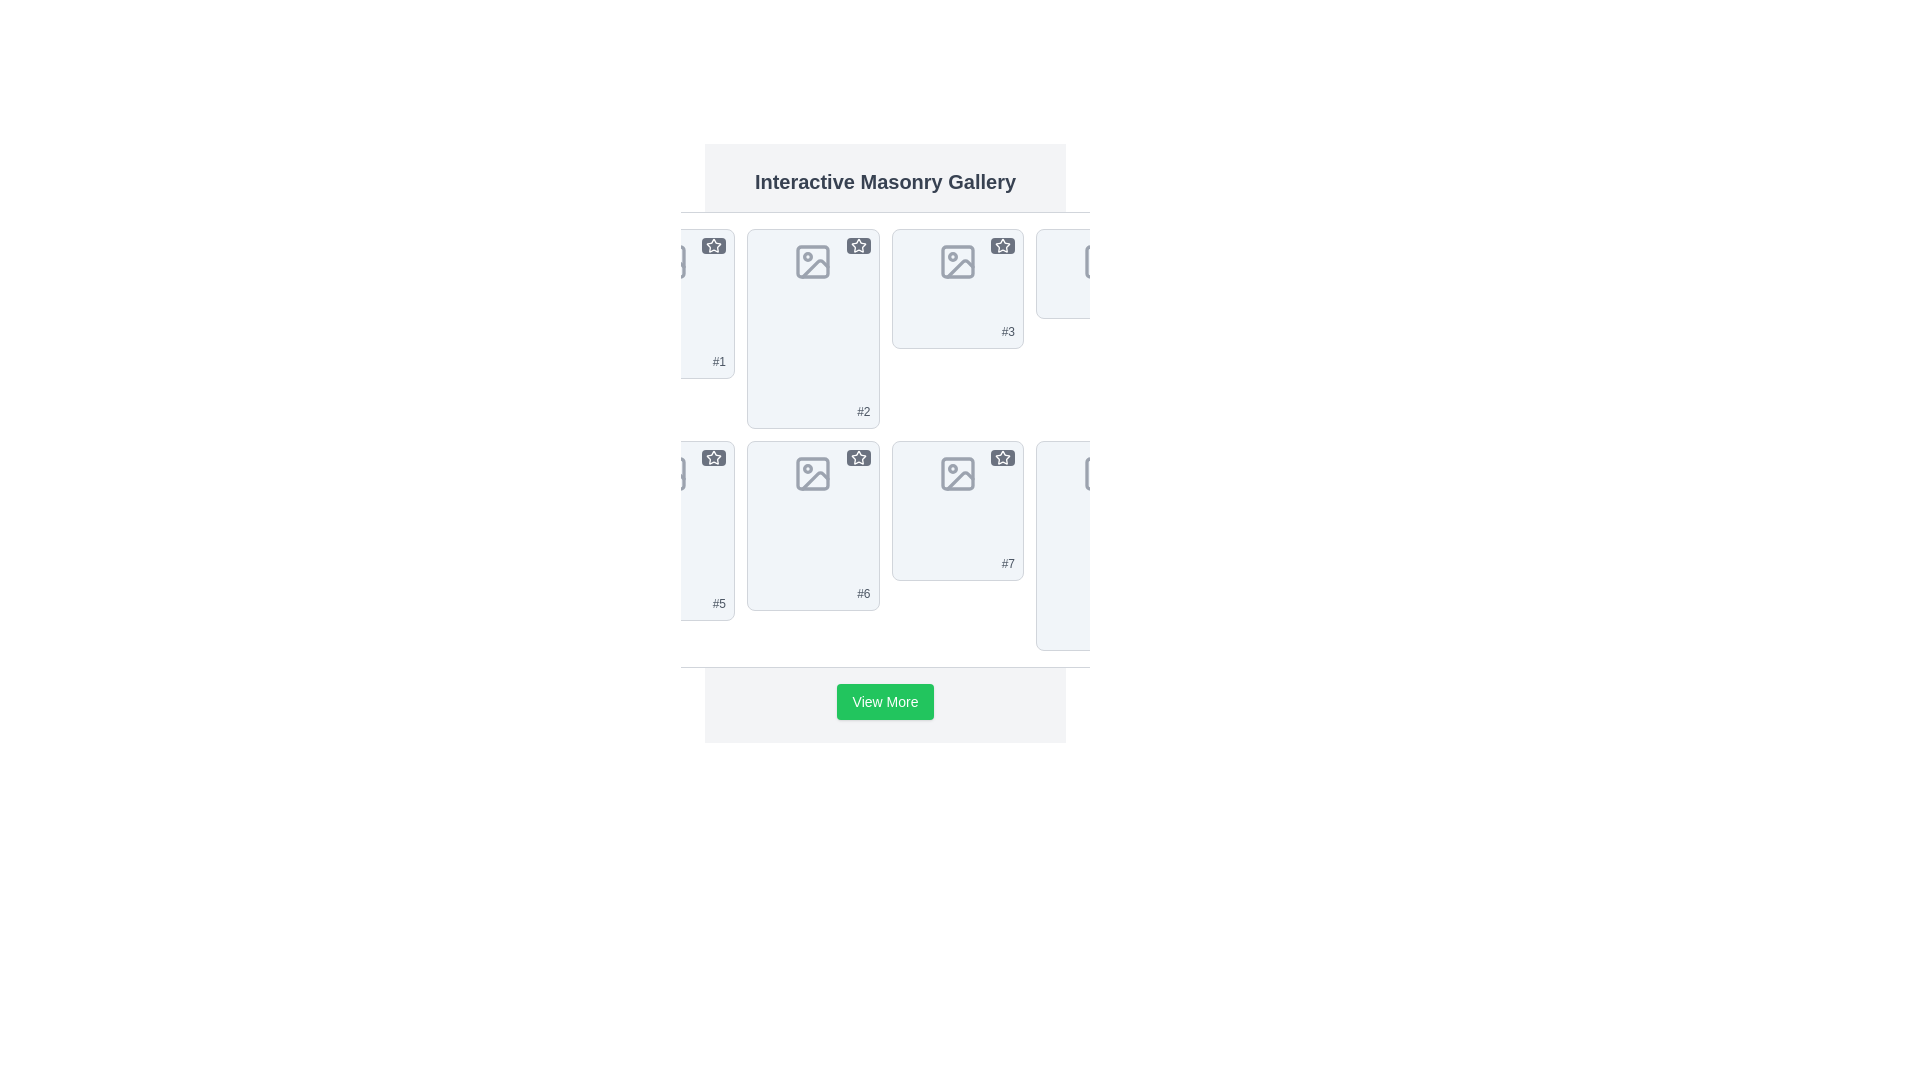 Image resolution: width=1920 pixels, height=1080 pixels. I want to click on the image placeholder icon with a gray color scheme, located in card '#2' of the masonry grid layout, so click(813, 261).